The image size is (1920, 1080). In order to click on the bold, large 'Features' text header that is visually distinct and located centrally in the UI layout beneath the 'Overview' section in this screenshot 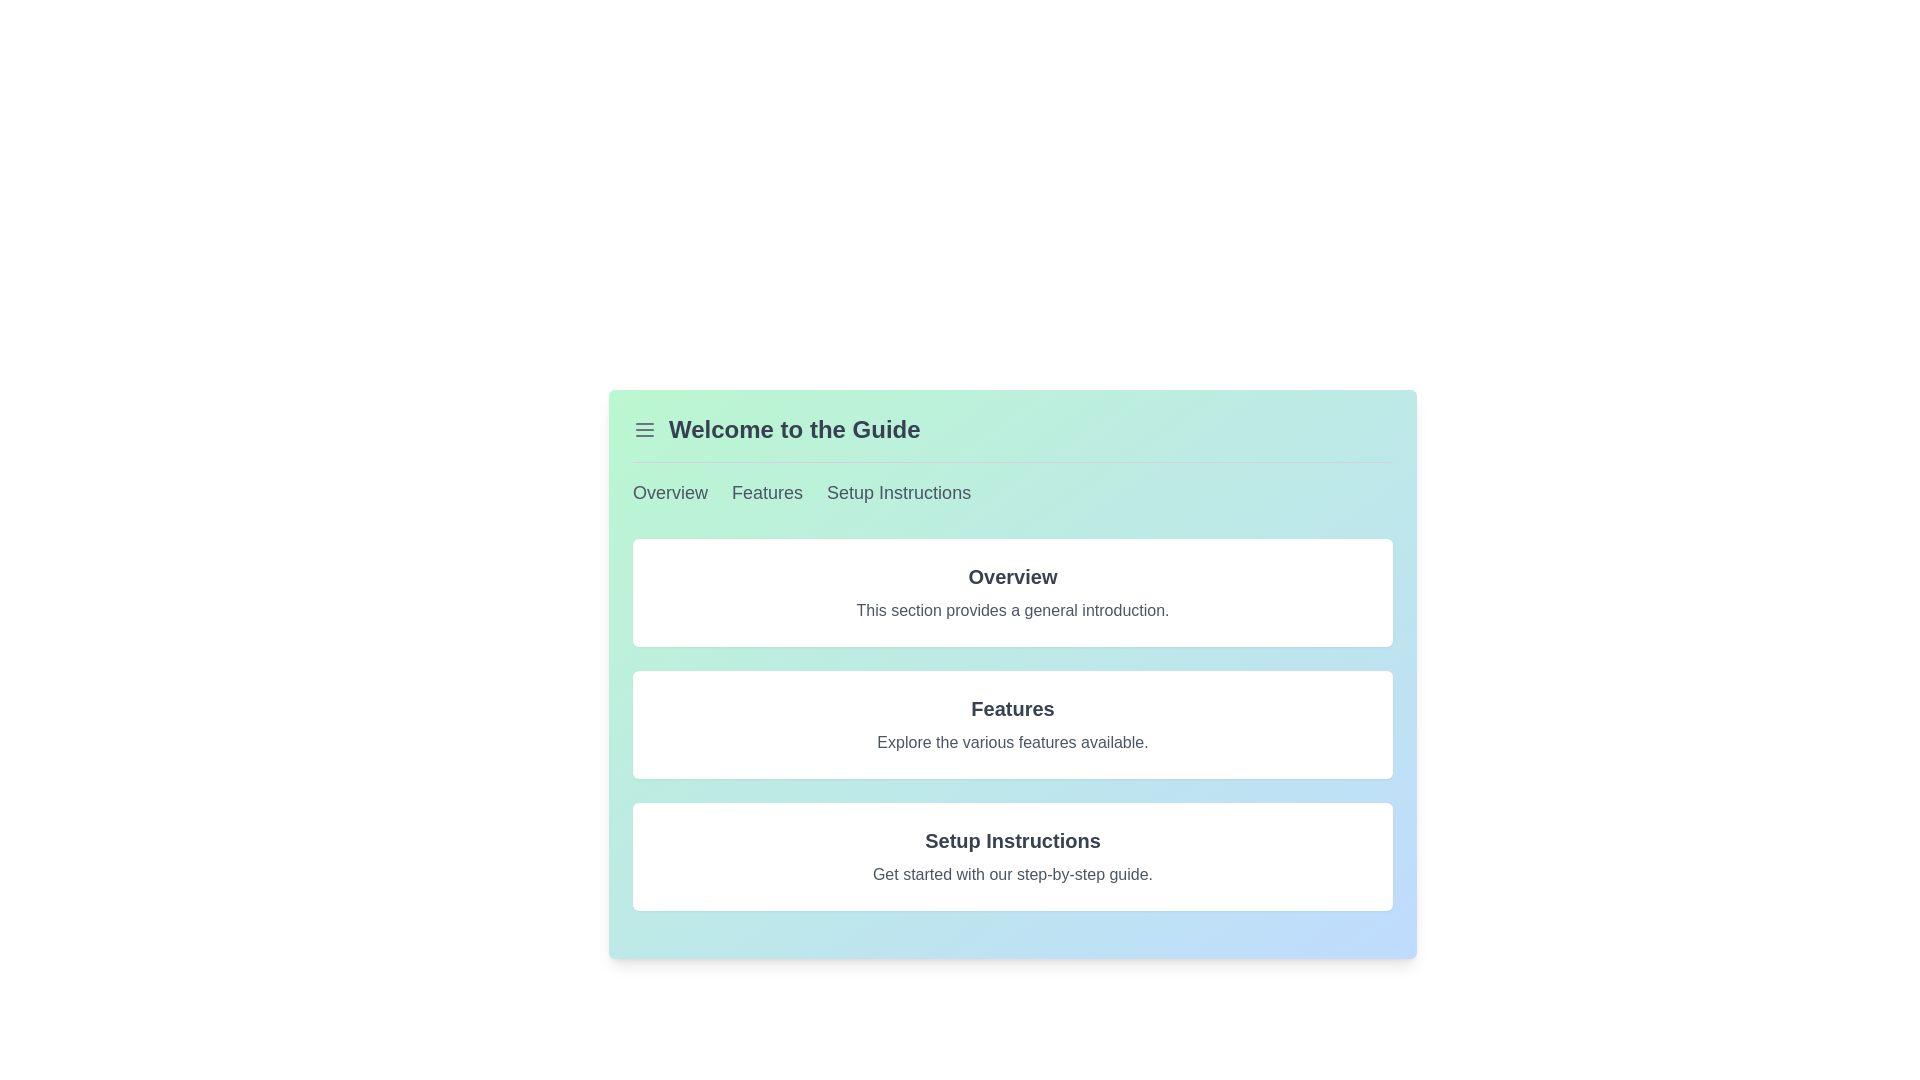, I will do `click(1012, 708)`.